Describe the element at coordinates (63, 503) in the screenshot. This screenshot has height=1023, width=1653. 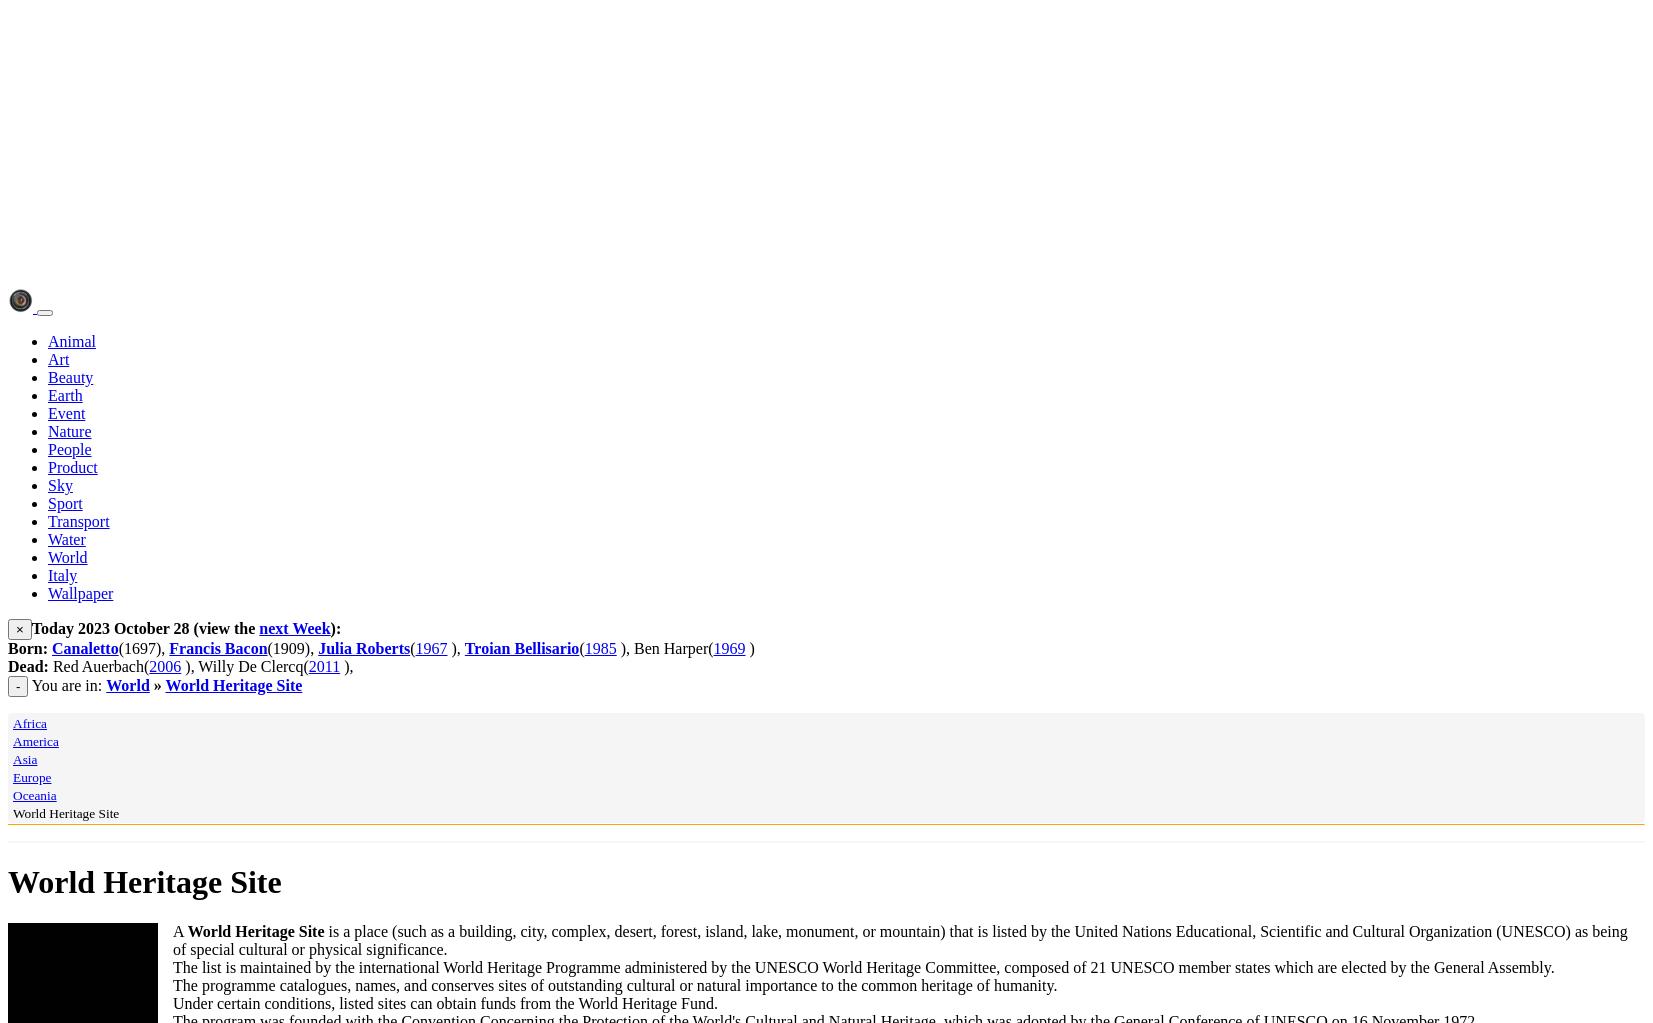
I see `'Sport'` at that location.